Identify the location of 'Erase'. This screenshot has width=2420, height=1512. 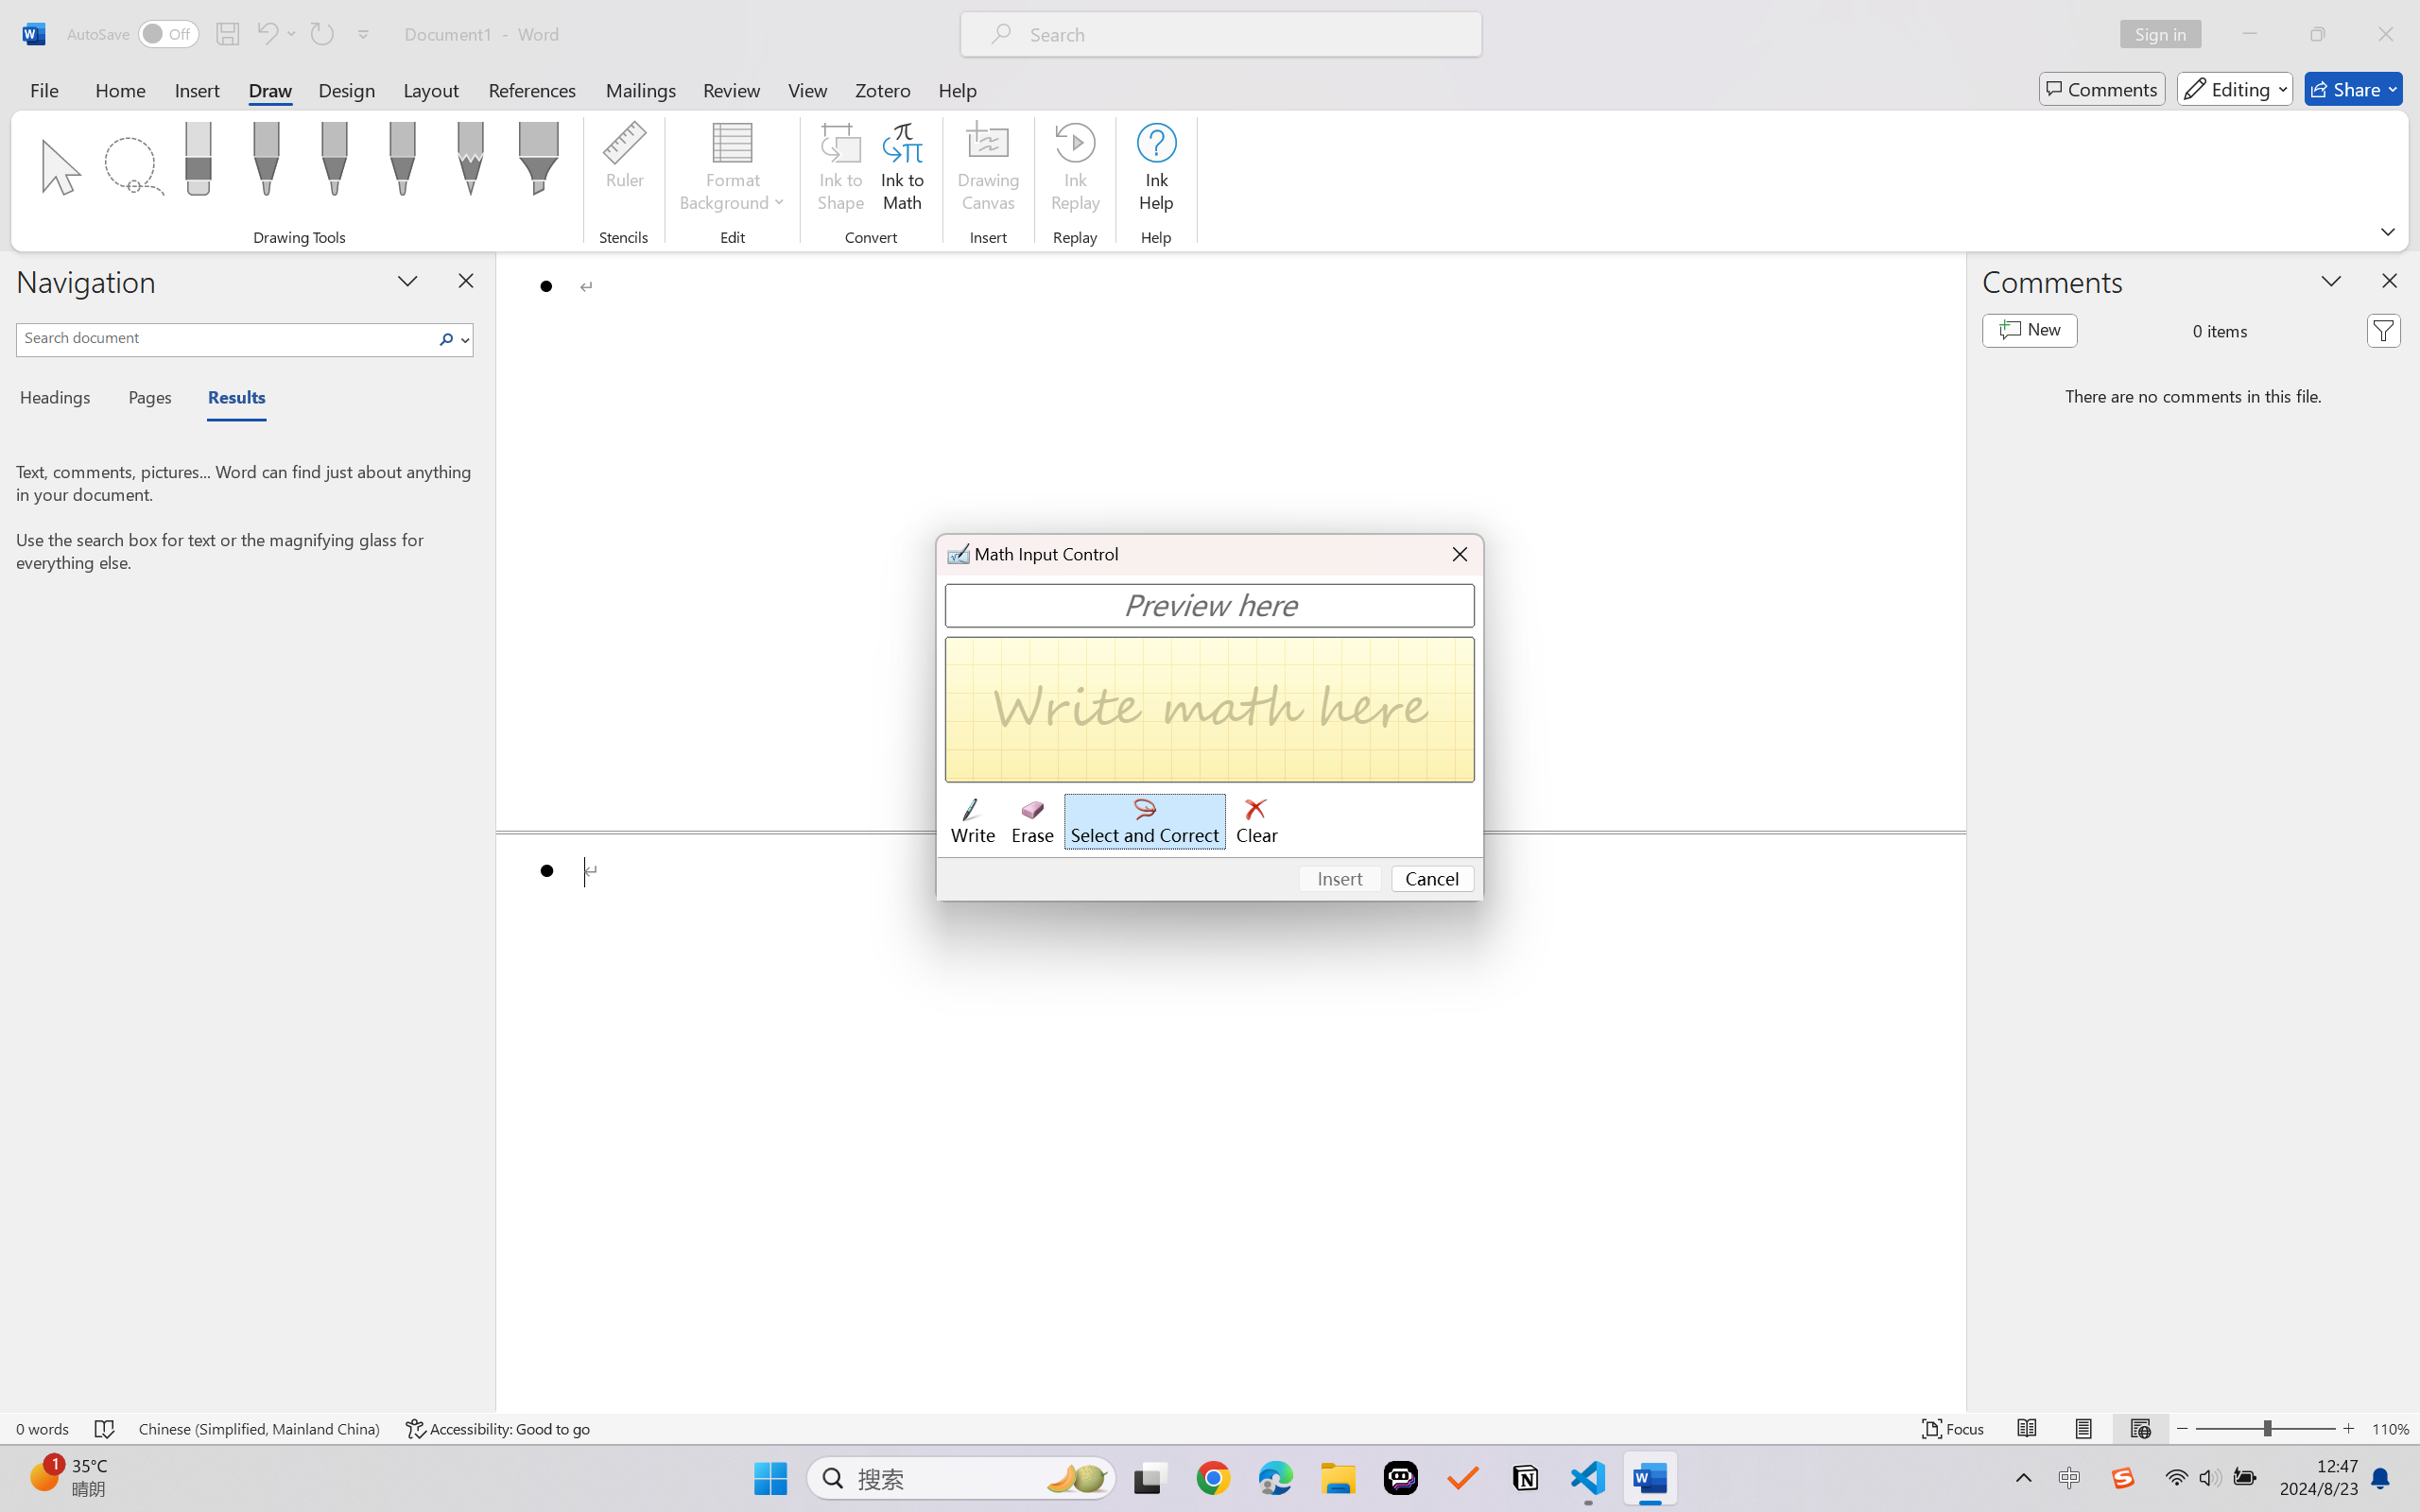
(1033, 820).